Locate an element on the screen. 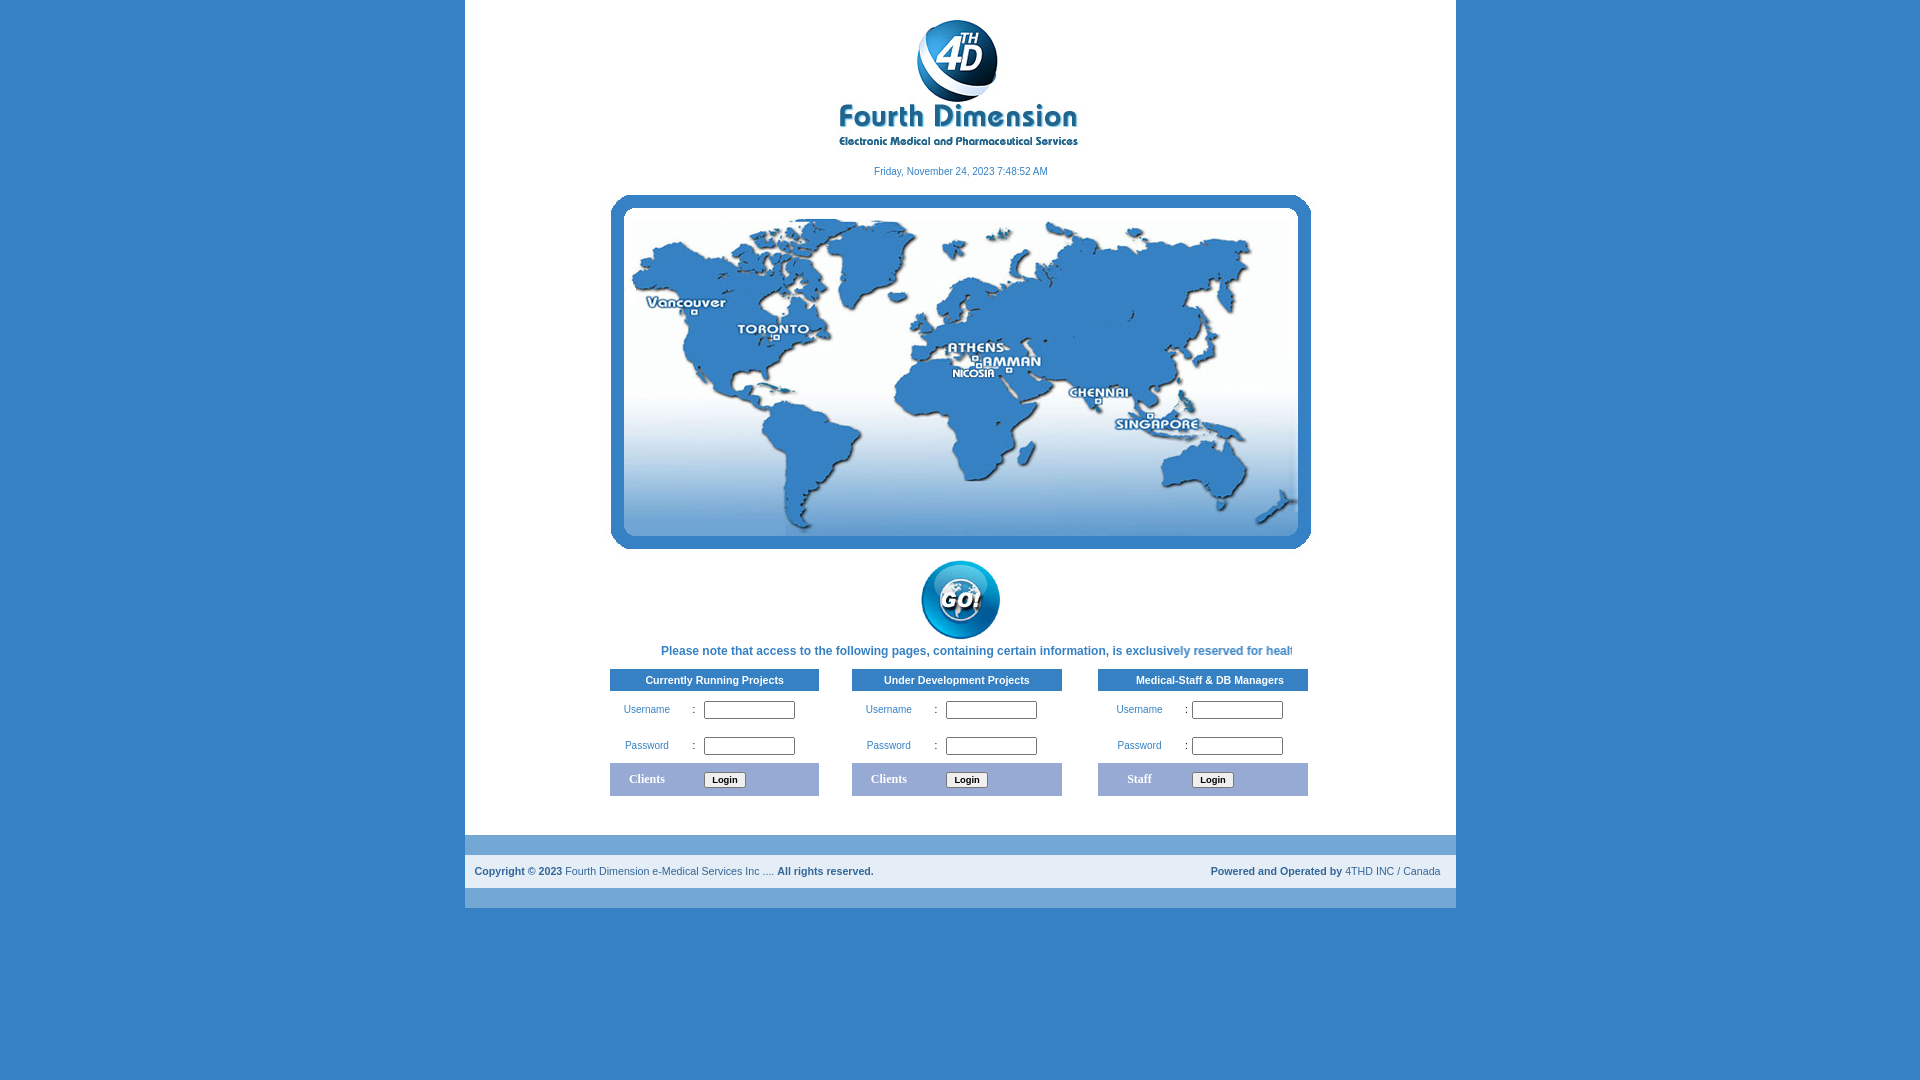 This screenshot has width=1920, height=1080. 'Fourth Dimension e-Medical Services Inc ....' is located at coordinates (671, 868).